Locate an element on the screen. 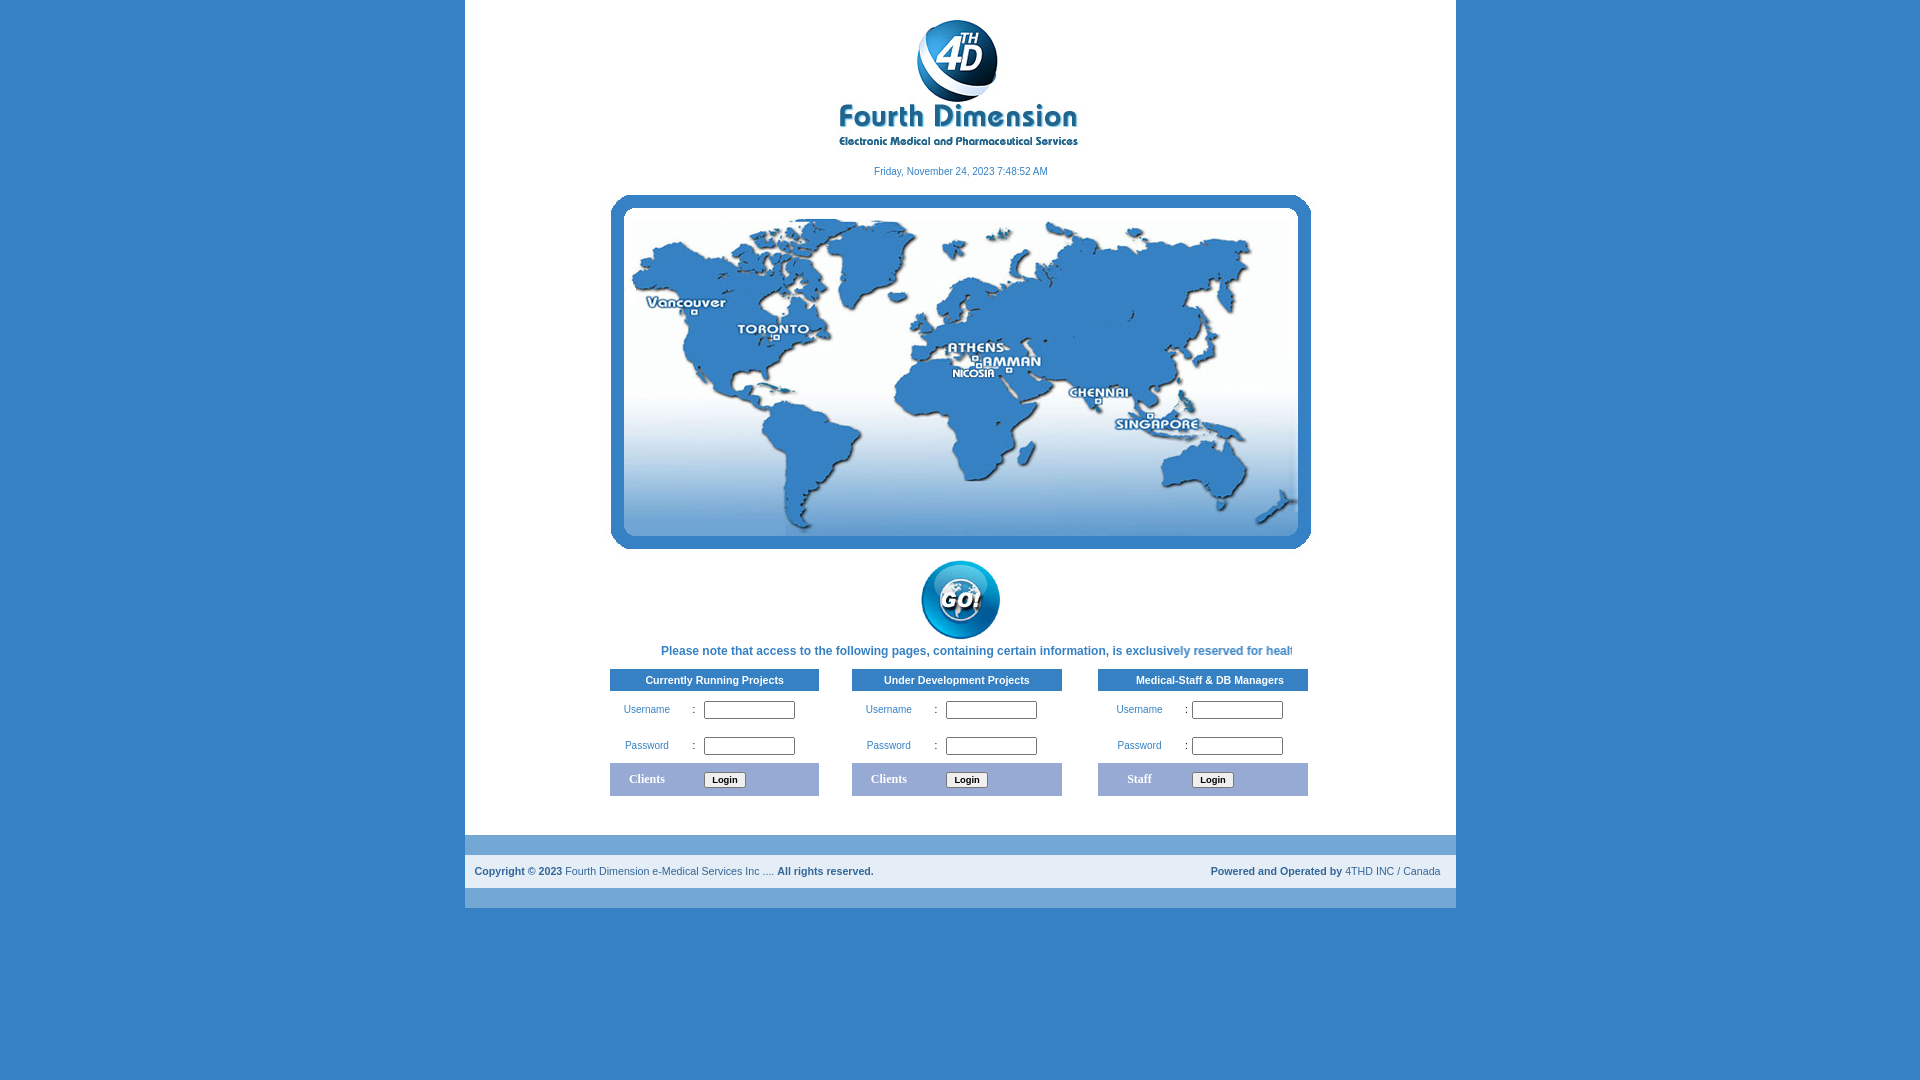 This screenshot has width=1920, height=1080. 'Fourth Dimension e-Medical Services Inc ....' is located at coordinates (671, 868).